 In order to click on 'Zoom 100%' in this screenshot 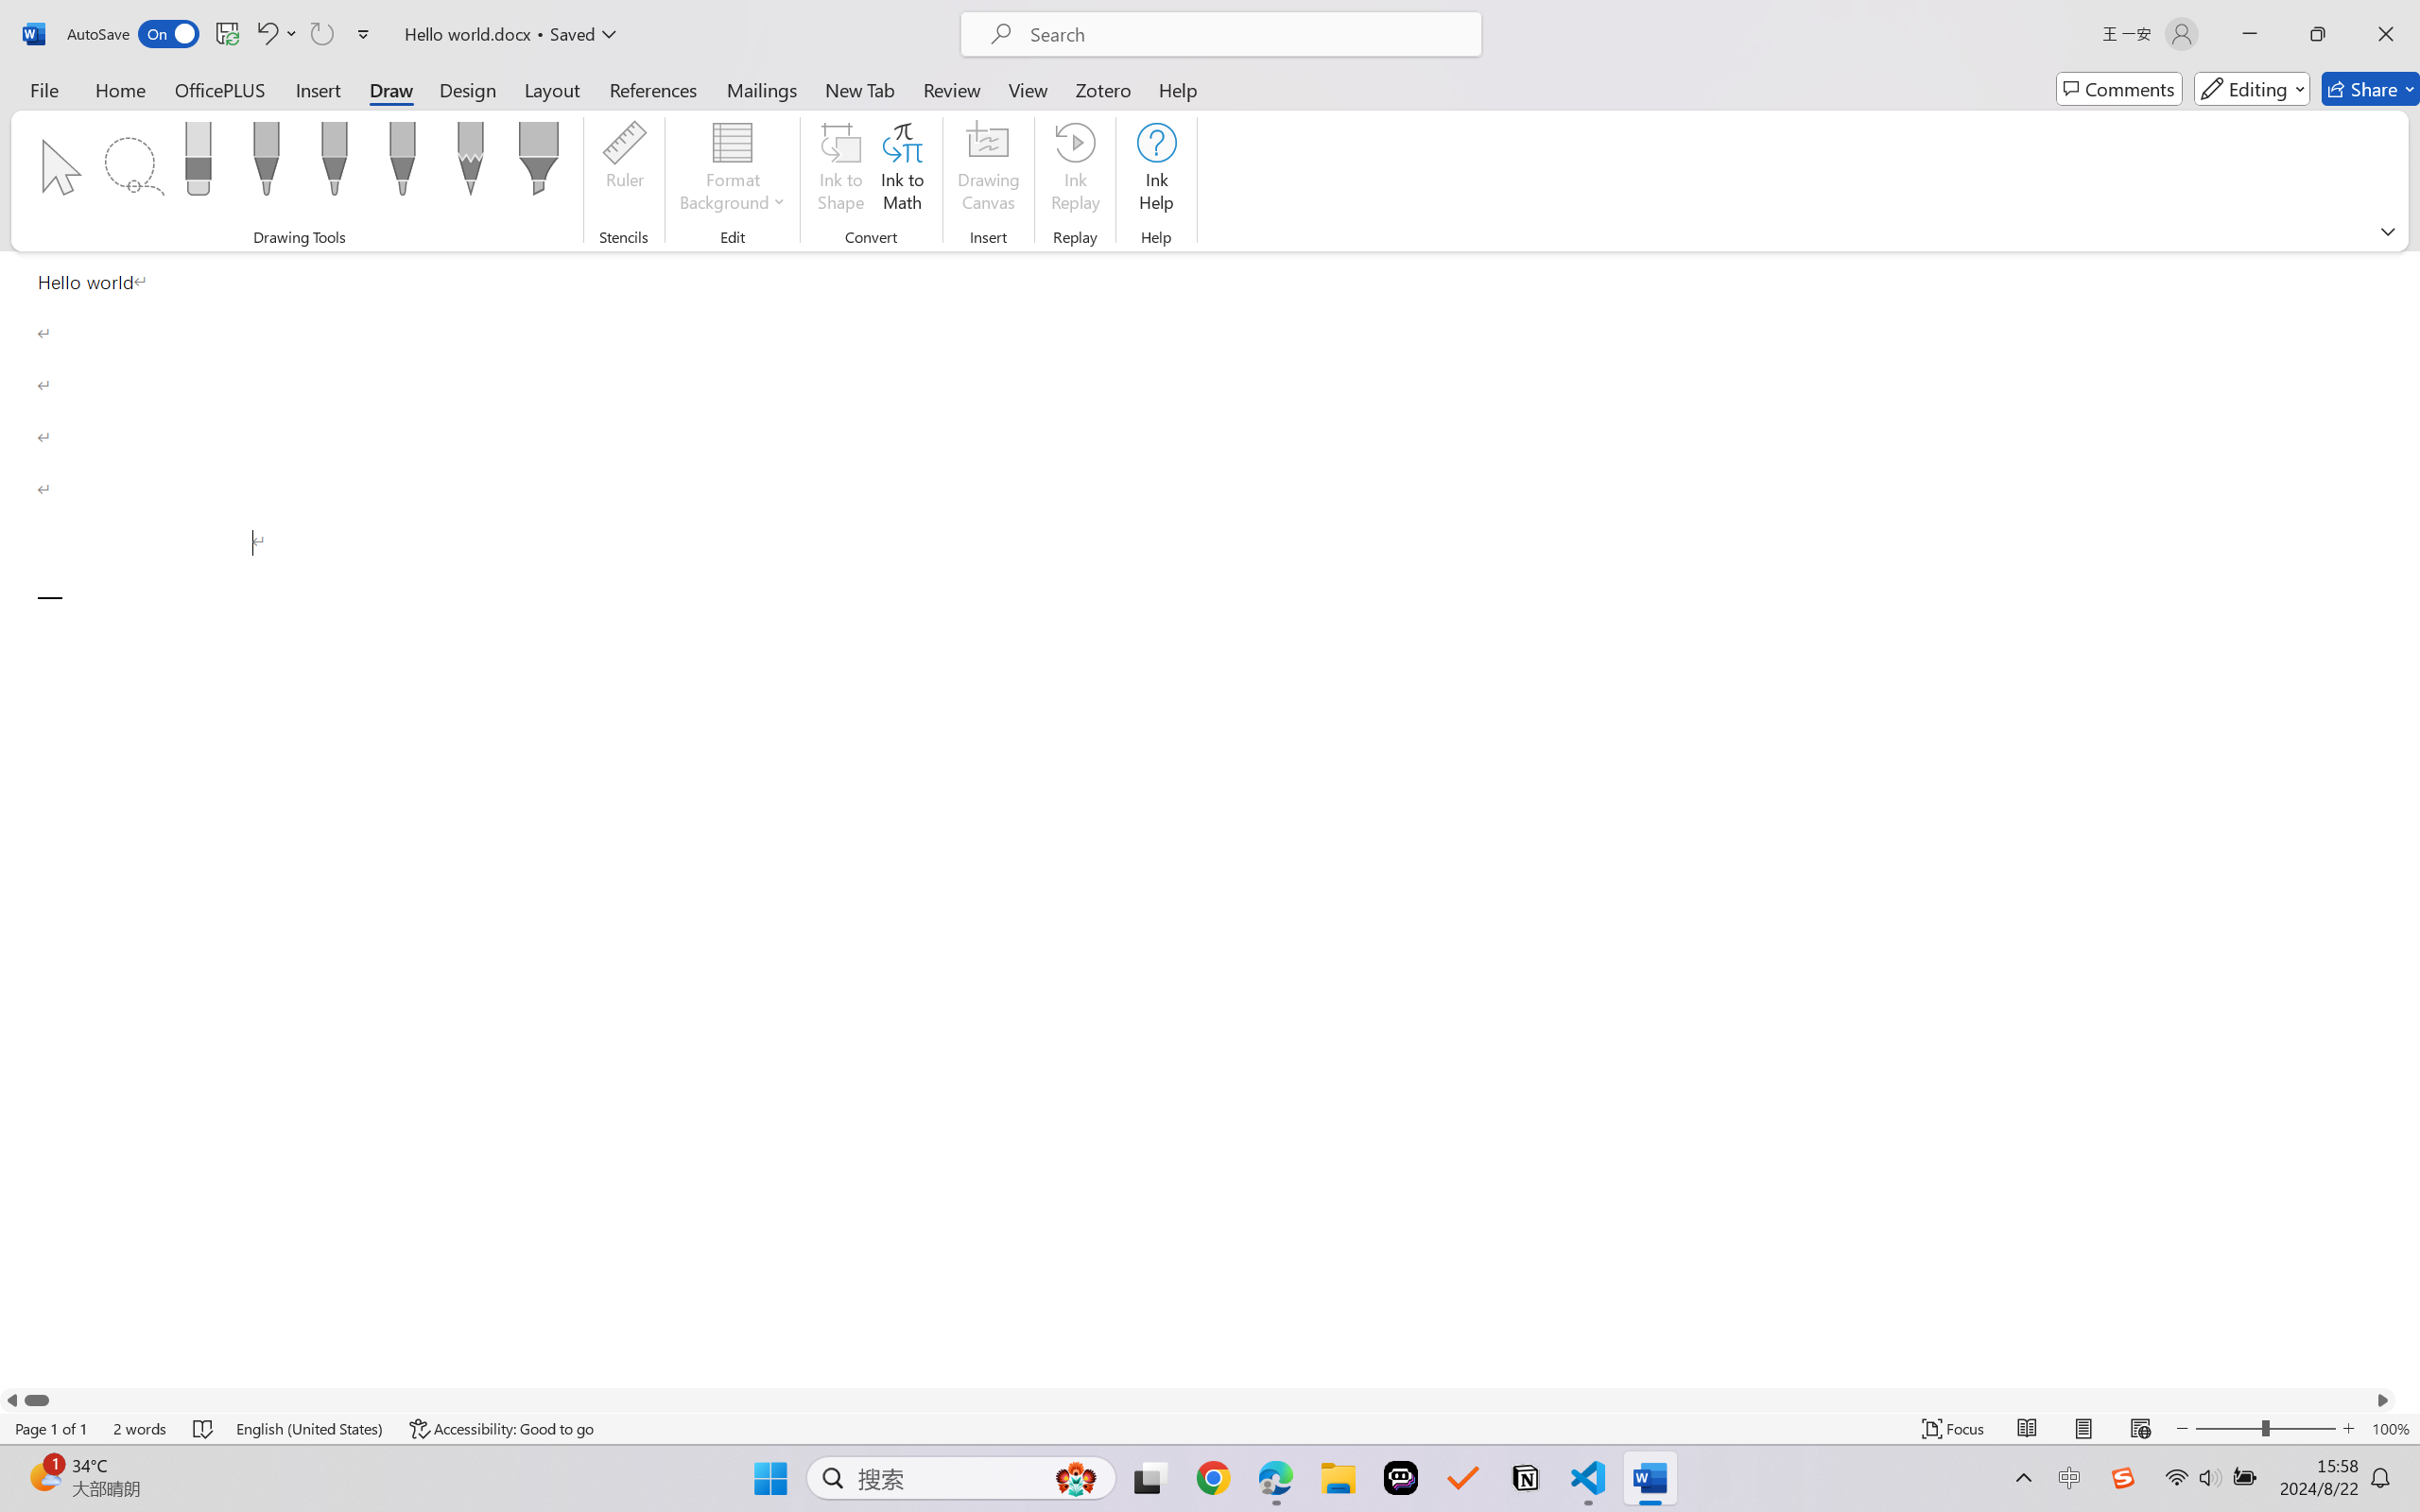, I will do `click(2390, 1428)`.